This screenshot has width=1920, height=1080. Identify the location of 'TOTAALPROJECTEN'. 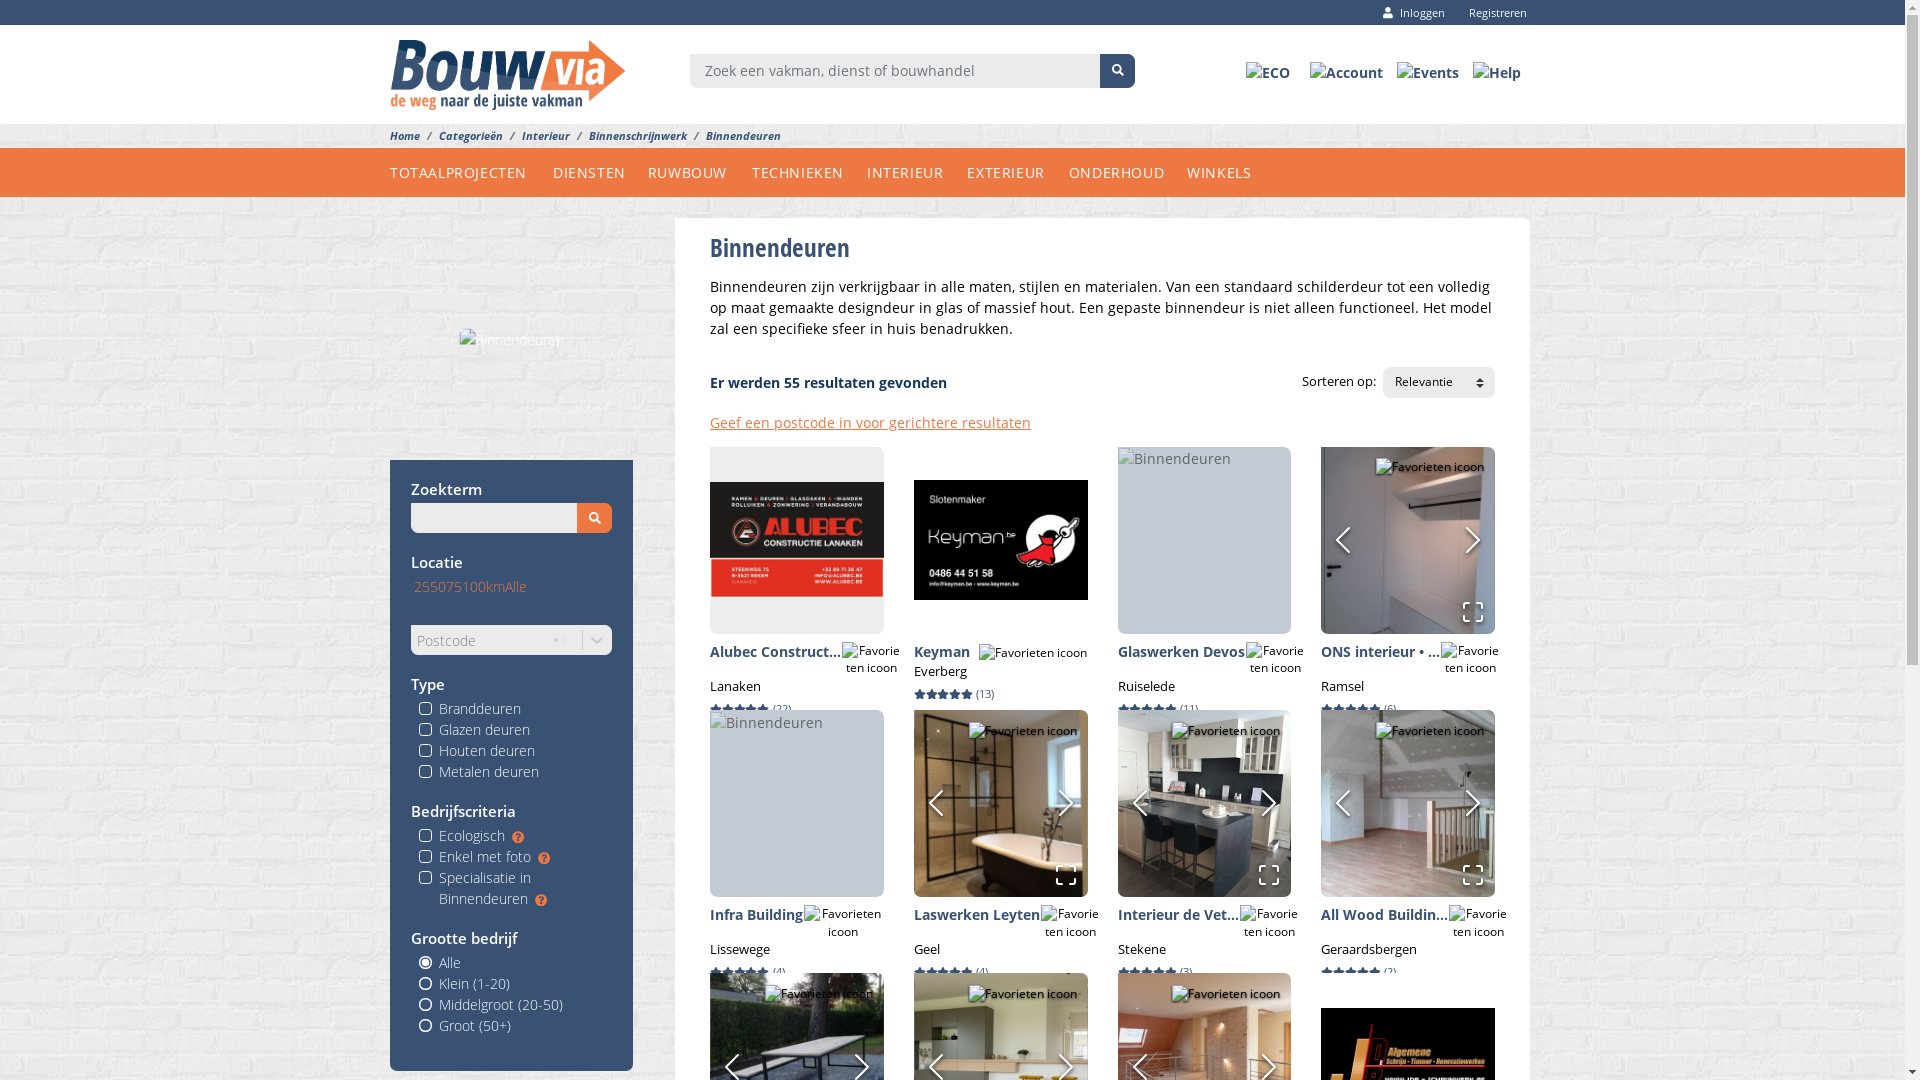
(470, 171).